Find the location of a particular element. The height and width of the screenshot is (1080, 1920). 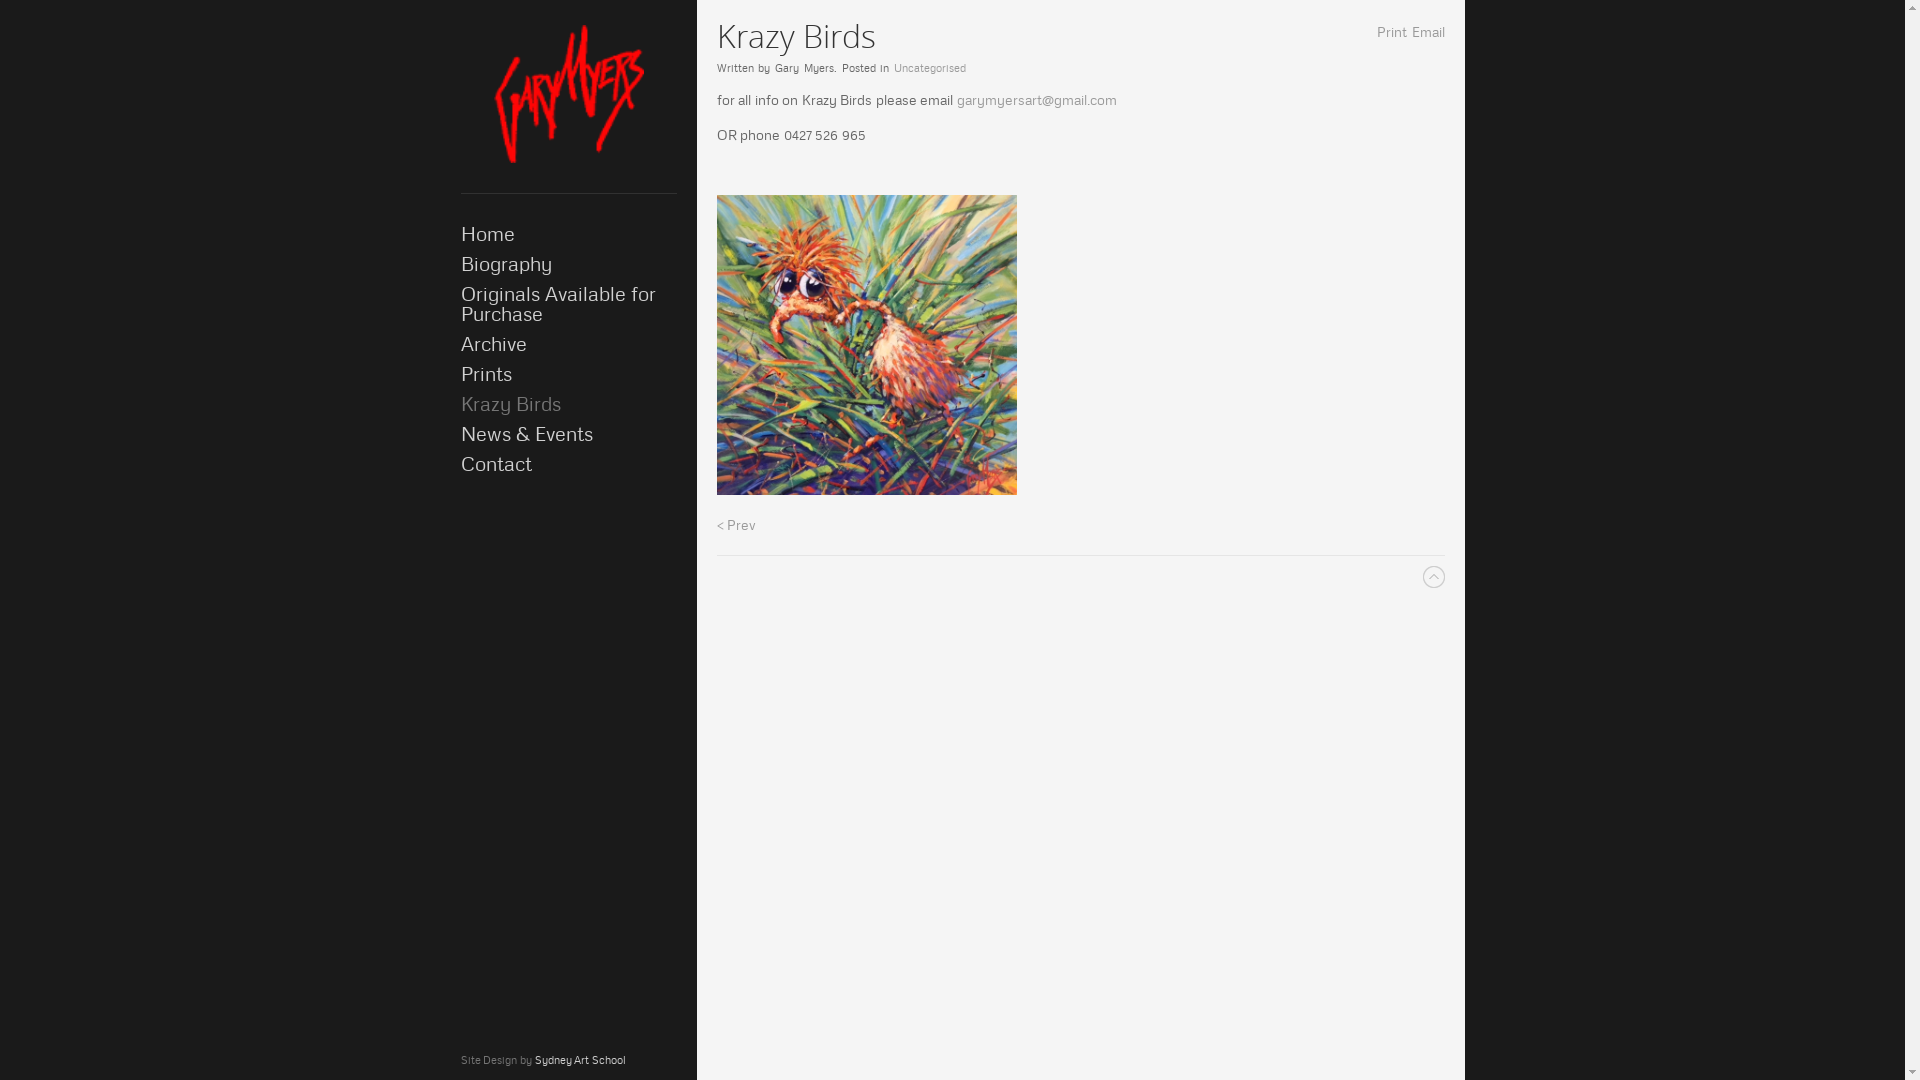

'Email' is located at coordinates (1427, 31).